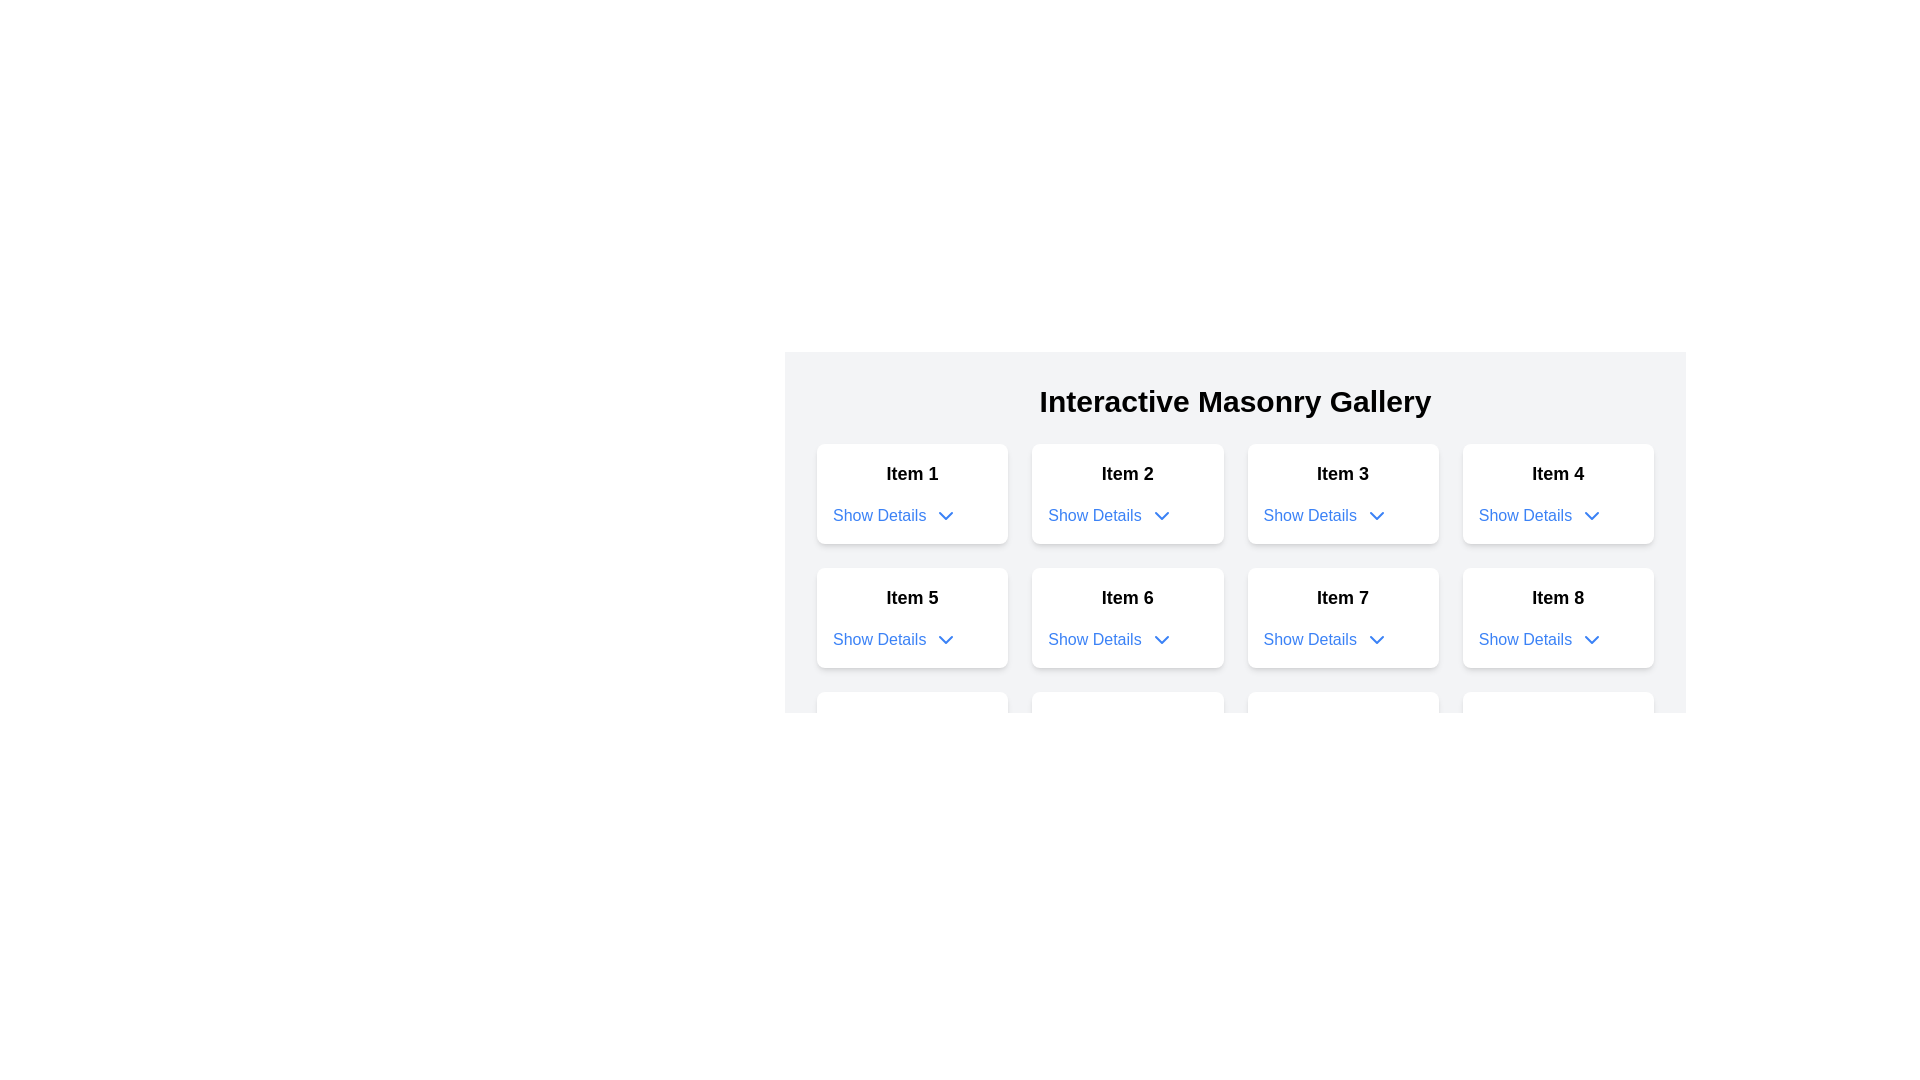 This screenshot has width=1920, height=1080. Describe the element at coordinates (1343, 474) in the screenshot. I see `the label identifying 'Item 3' in the grid, which is centrally positioned in the third column of the first row` at that location.